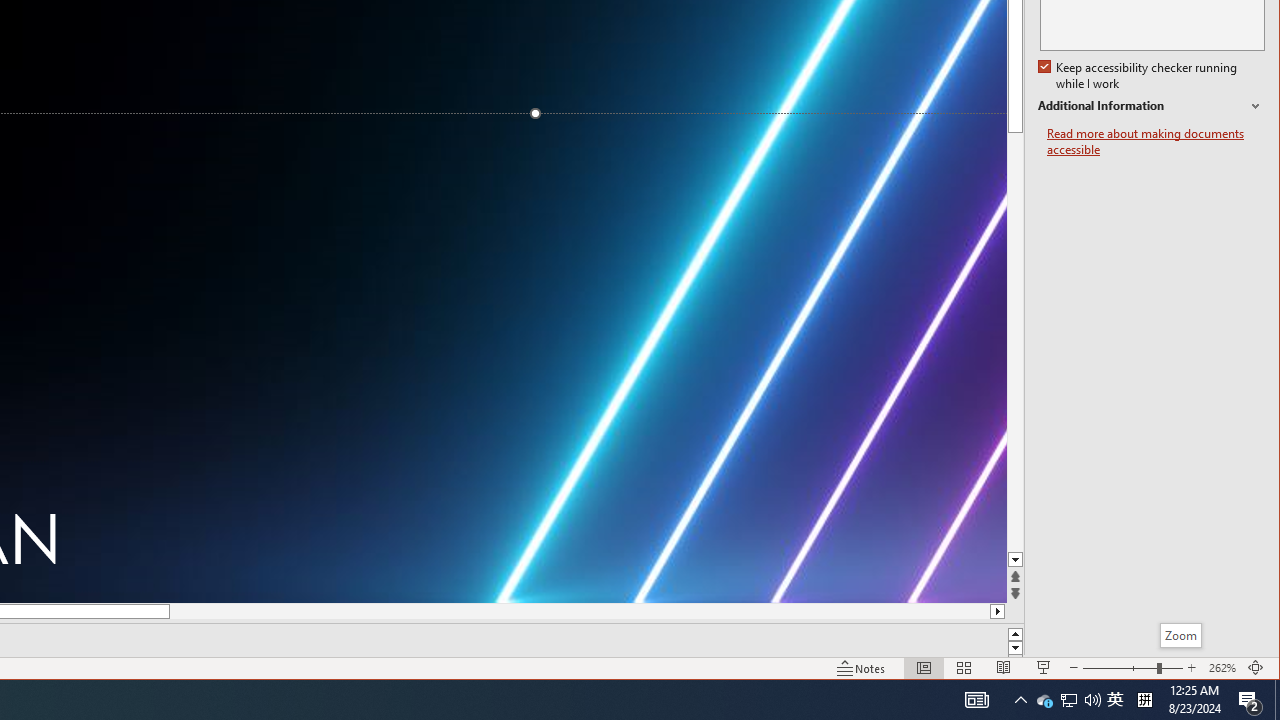  I want to click on 'User Promoted Notification Area', so click(1067, 698).